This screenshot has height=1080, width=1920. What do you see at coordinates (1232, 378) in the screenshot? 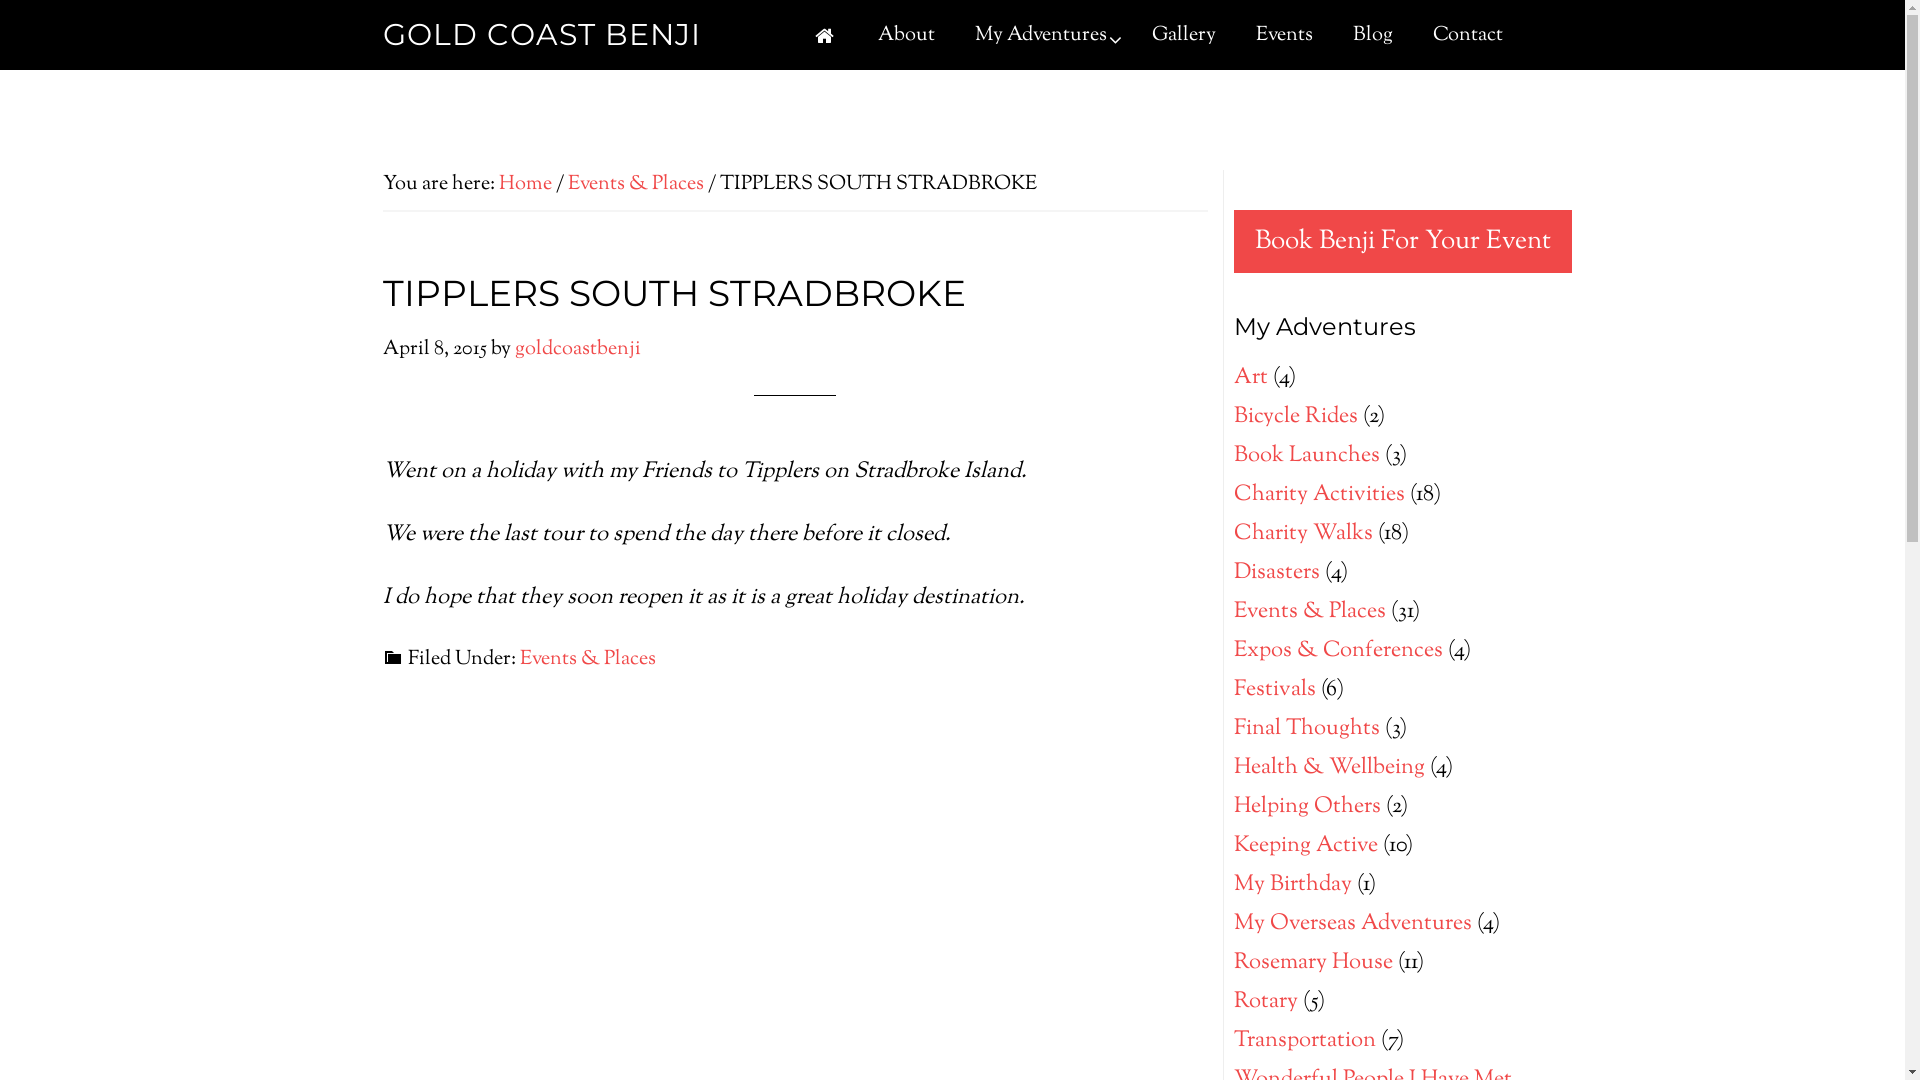
I see `'Art'` at bounding box center [1232, 378].